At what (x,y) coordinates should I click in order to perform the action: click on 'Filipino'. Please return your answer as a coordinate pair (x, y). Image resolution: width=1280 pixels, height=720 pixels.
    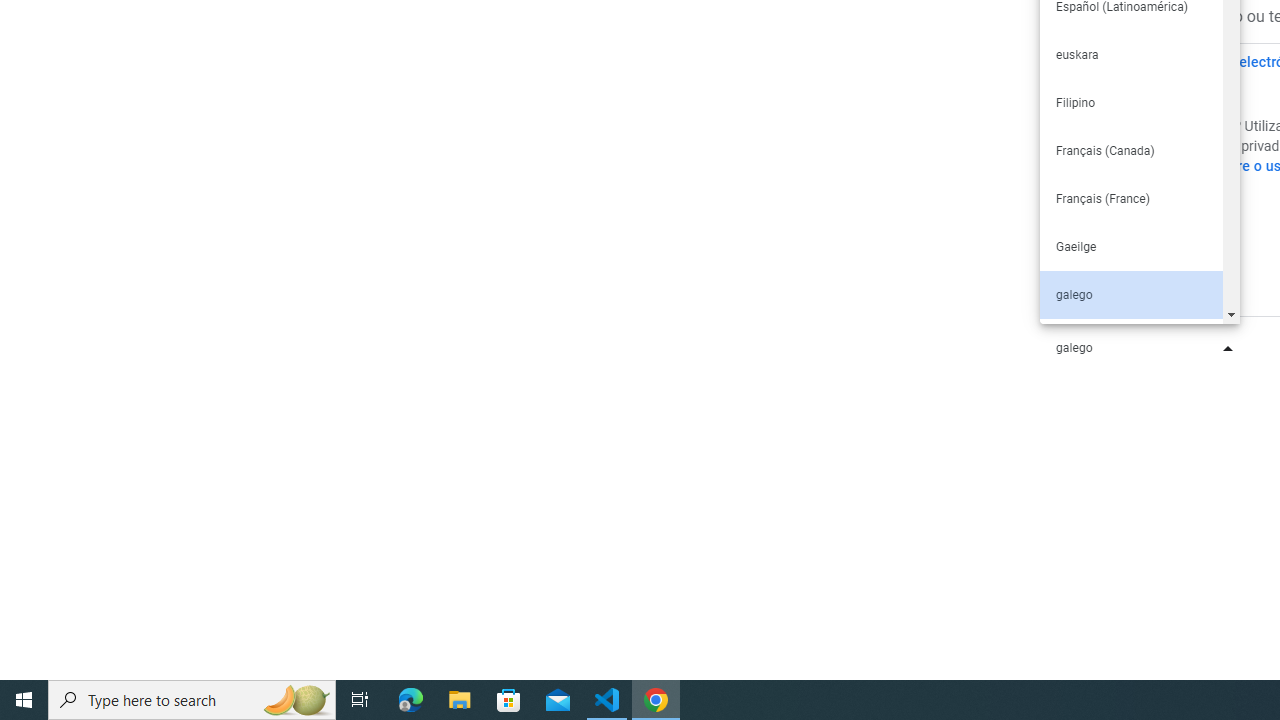
    Looking at the image, I should click on (1130, 102).